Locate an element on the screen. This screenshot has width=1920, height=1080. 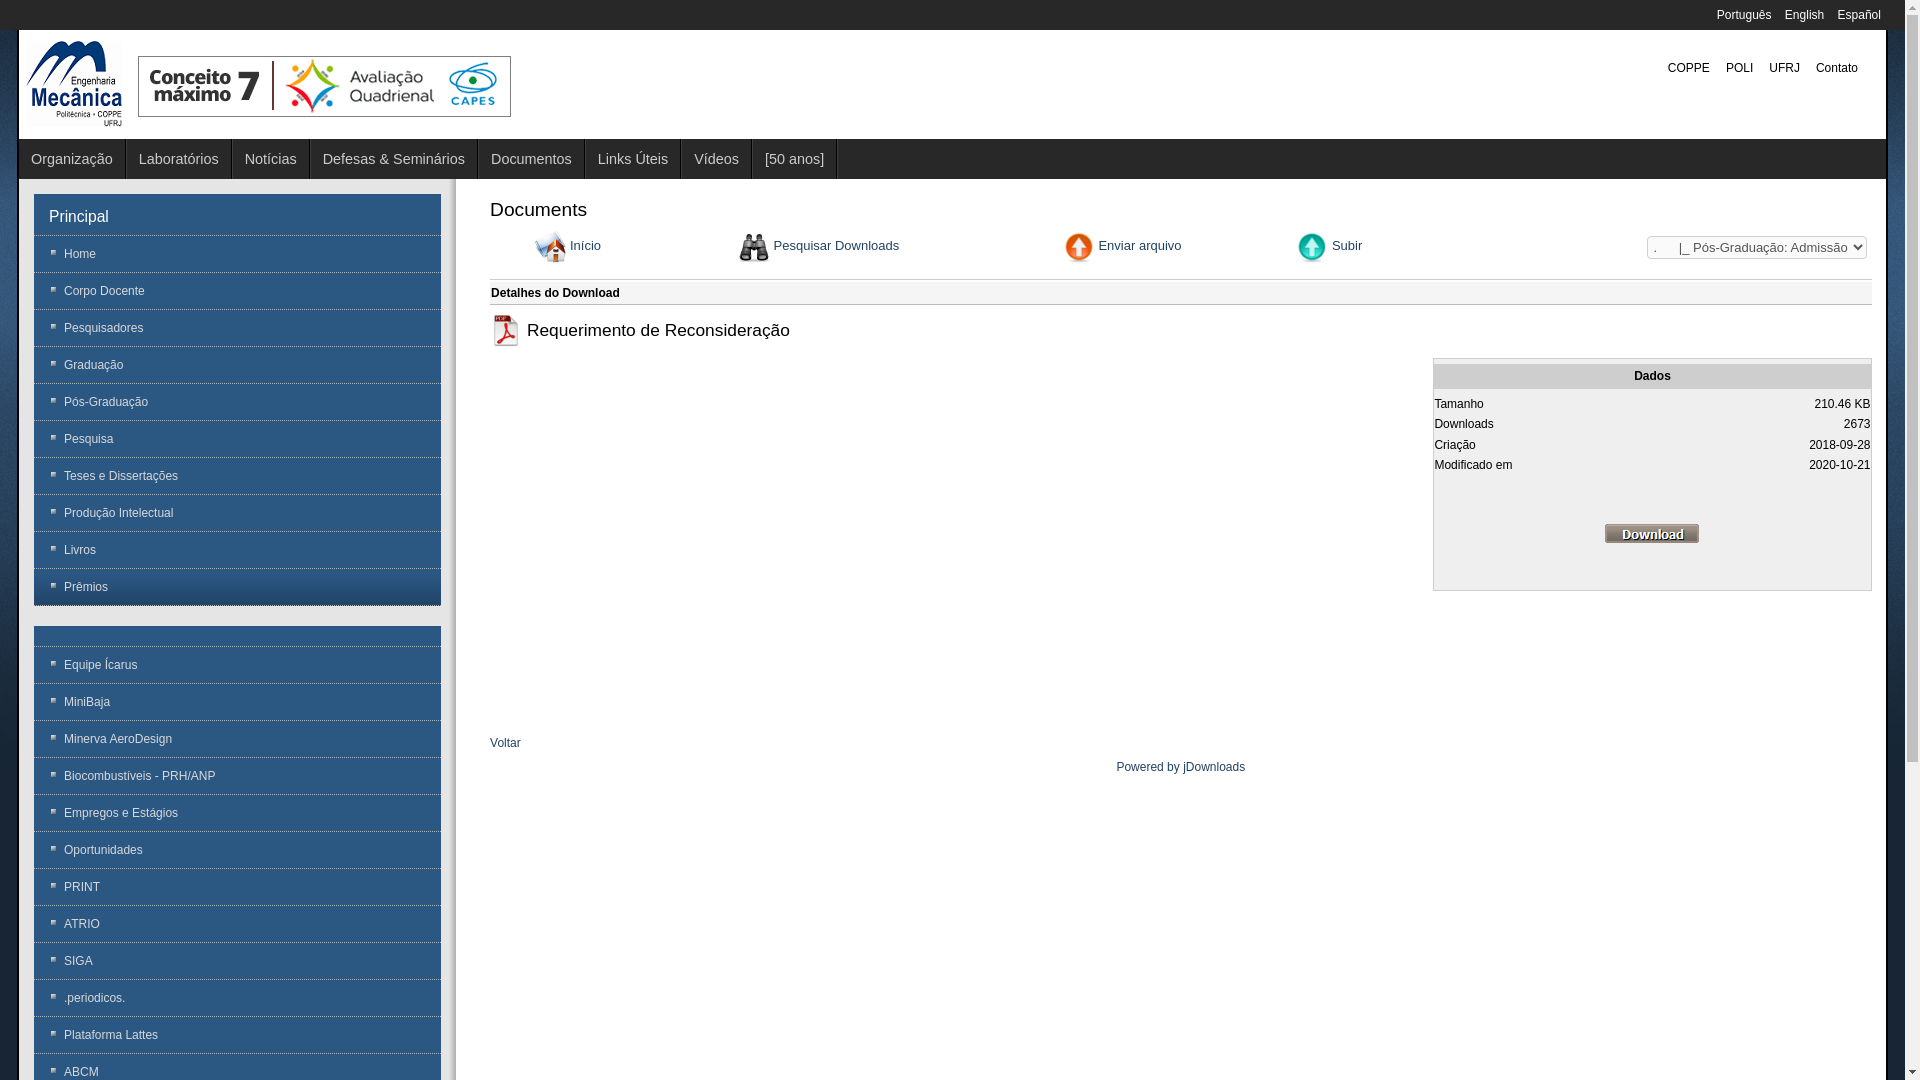
'Corpo Docente' is located at coordinates (237, 290).